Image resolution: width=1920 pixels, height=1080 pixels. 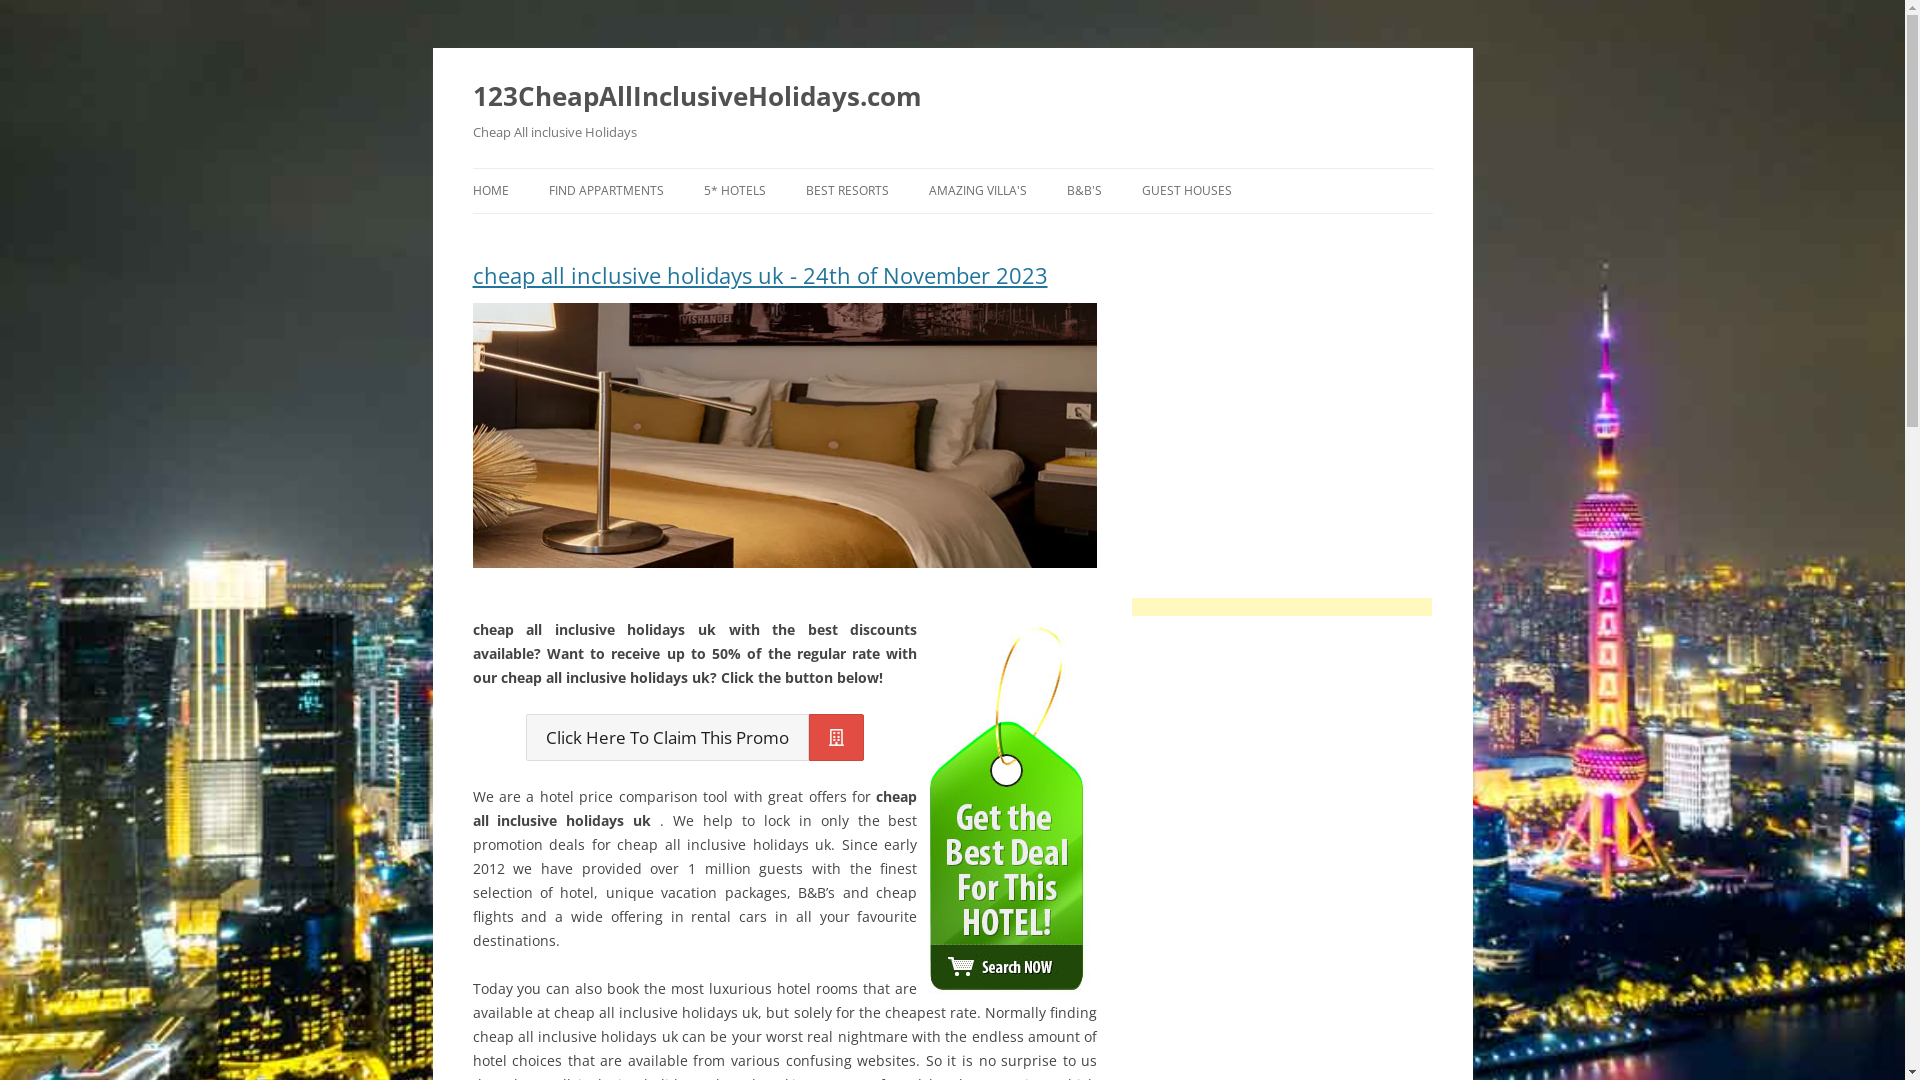 I want to click on 'GUEST HOUSES', so click(x=1186, y=191).